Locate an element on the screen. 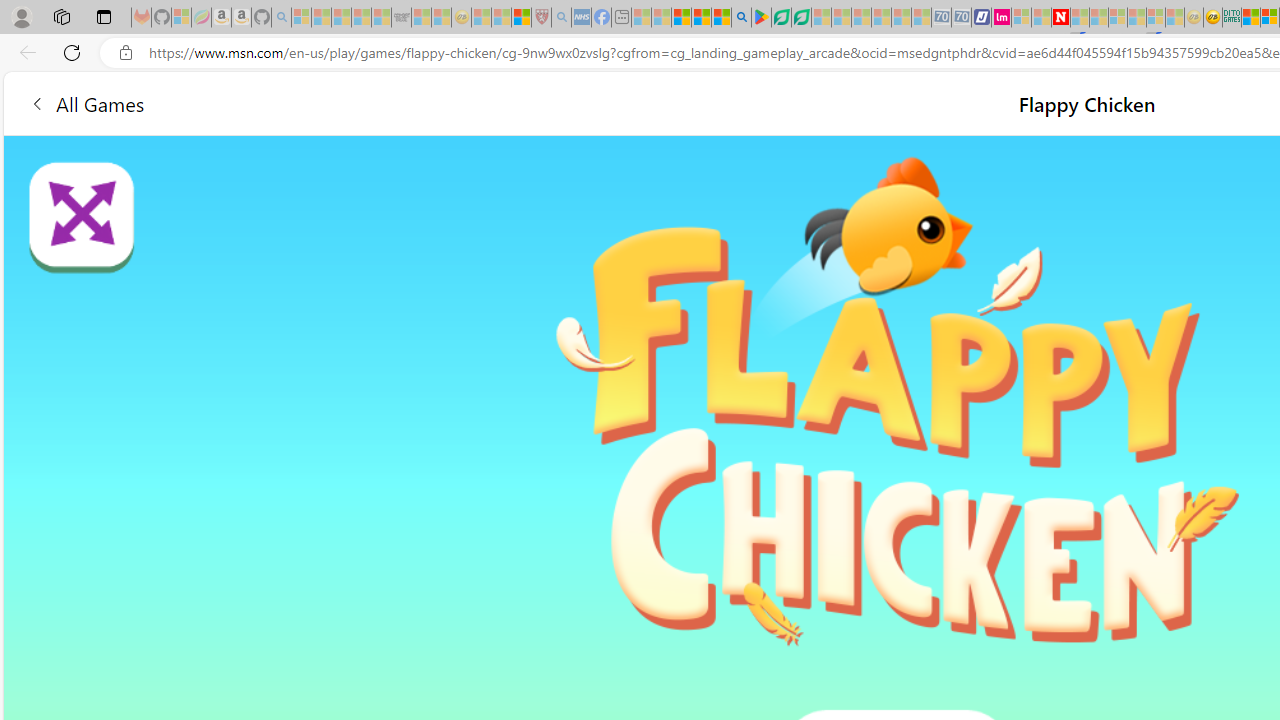  'Microsoft Word - consumer-privacy address update 2.2021' is located at coordinates (801, 17).